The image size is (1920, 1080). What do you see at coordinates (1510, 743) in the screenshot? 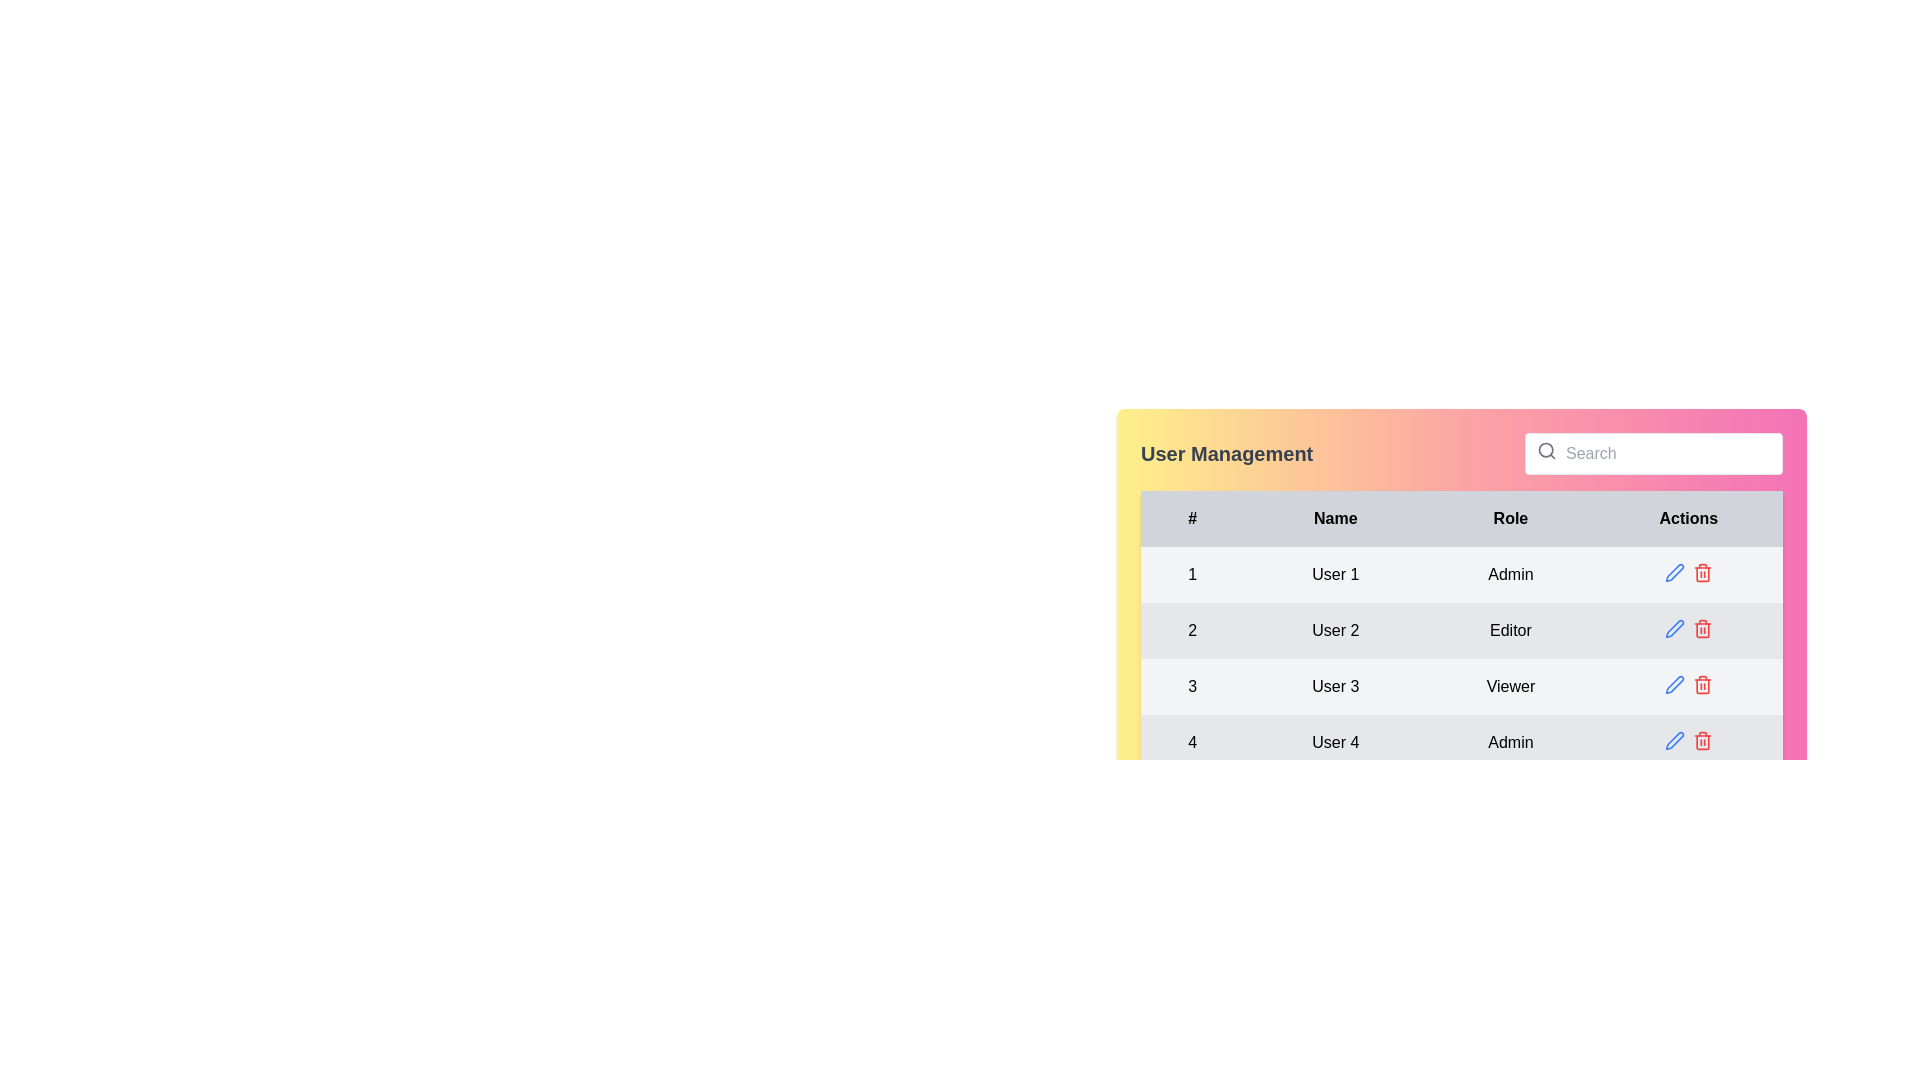
I see `the text label containing the word 'Admin', which is displayed in the center of its box with a light gray background and is located in the fourth row under the 'Role' column` at bounding box center [1510, 743].